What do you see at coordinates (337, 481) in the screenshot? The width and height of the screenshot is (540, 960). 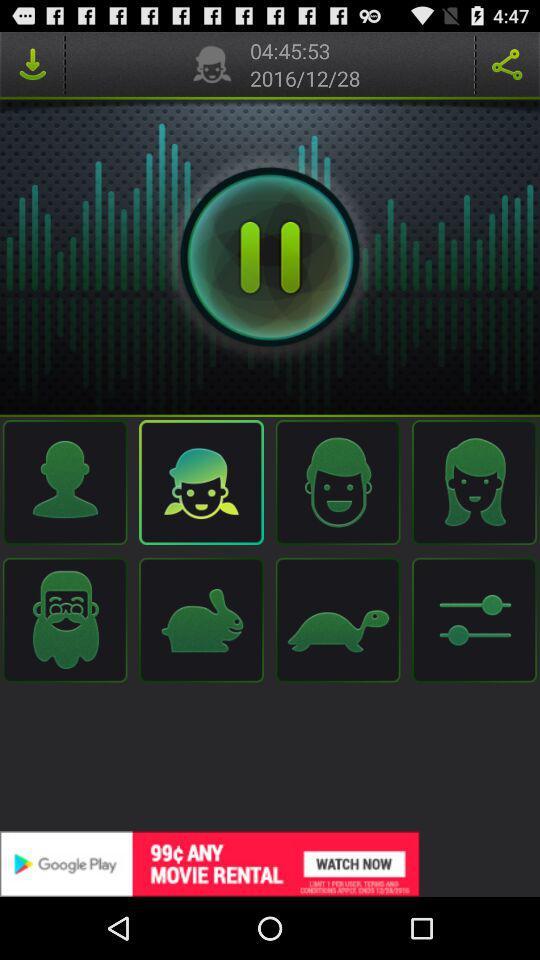 I see `the third pic under the pause button` at bounding box center [337, 481].